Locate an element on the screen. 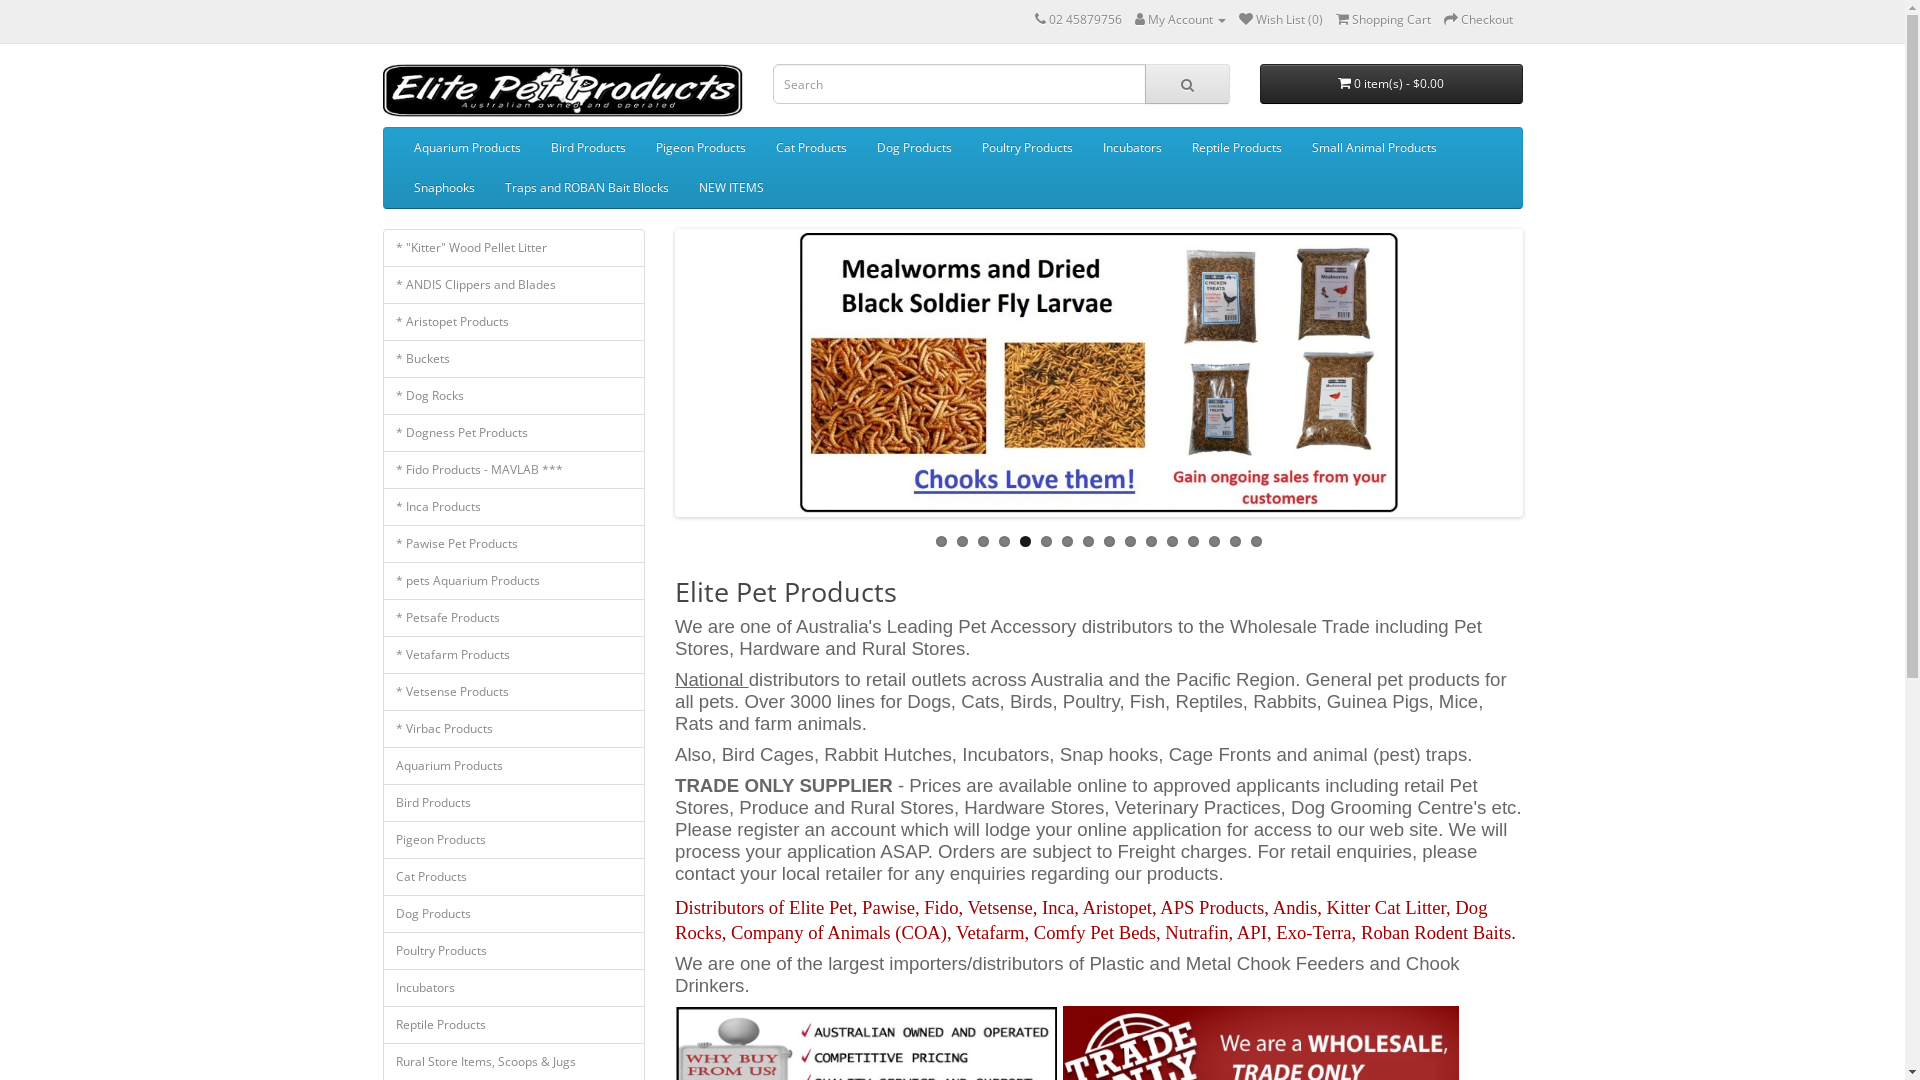  '* Dog Rocks' is located at coordinates (513, 394).